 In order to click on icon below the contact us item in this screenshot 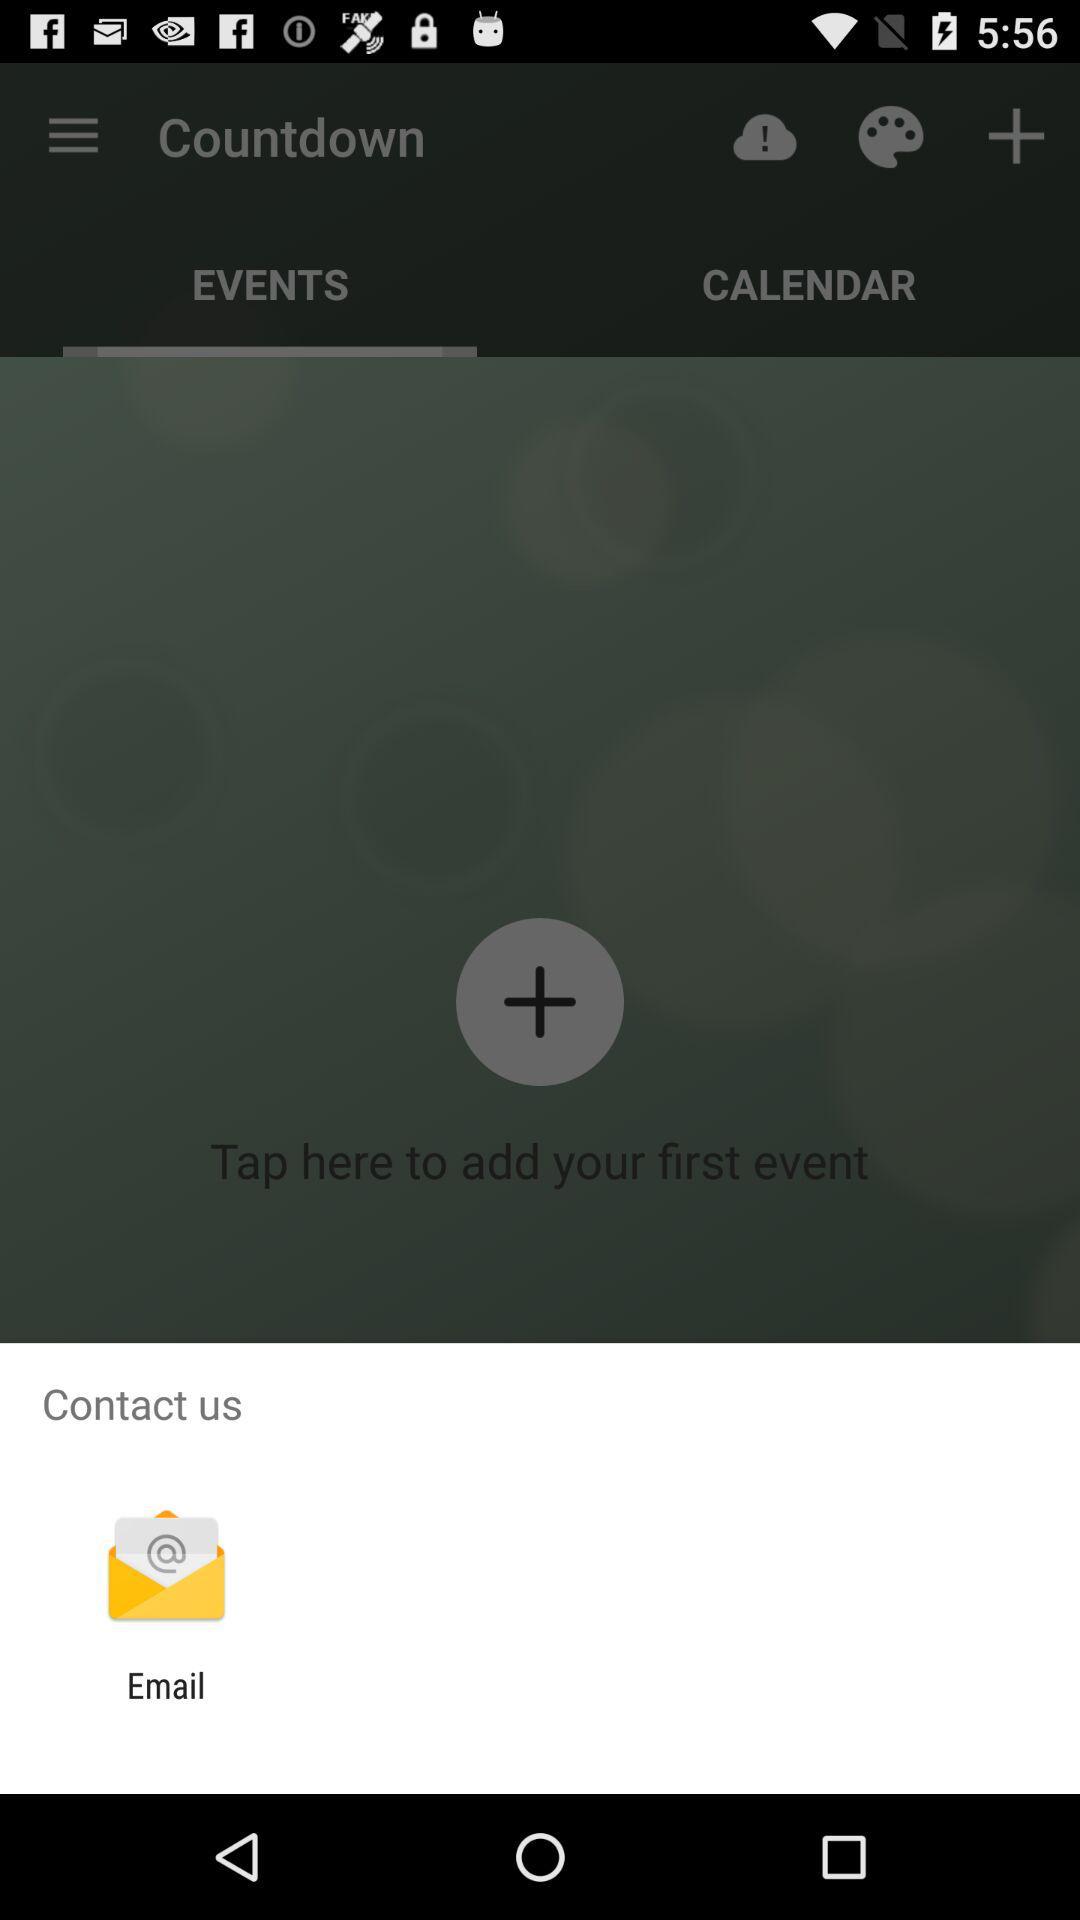, I will do `click(165, 1567)`.